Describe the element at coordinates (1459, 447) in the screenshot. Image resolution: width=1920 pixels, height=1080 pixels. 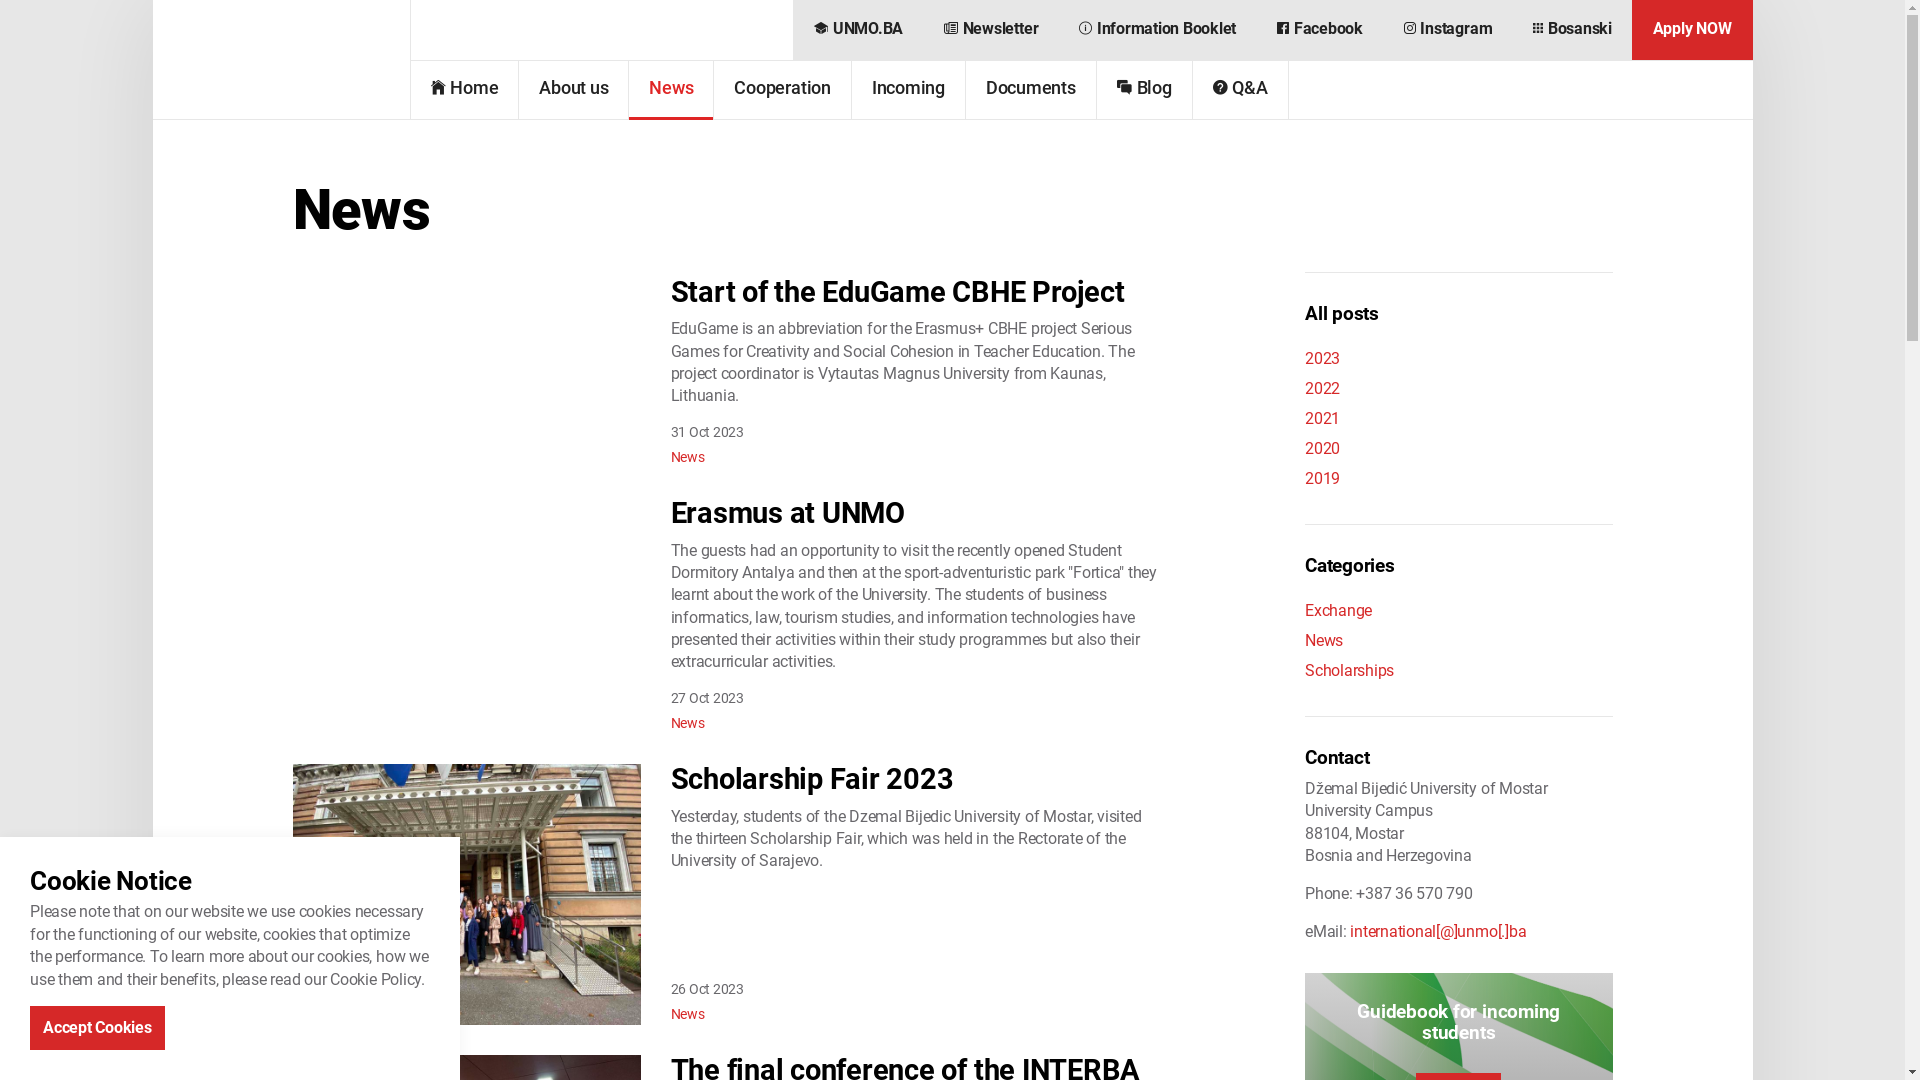
I see `'2020'` at that location.